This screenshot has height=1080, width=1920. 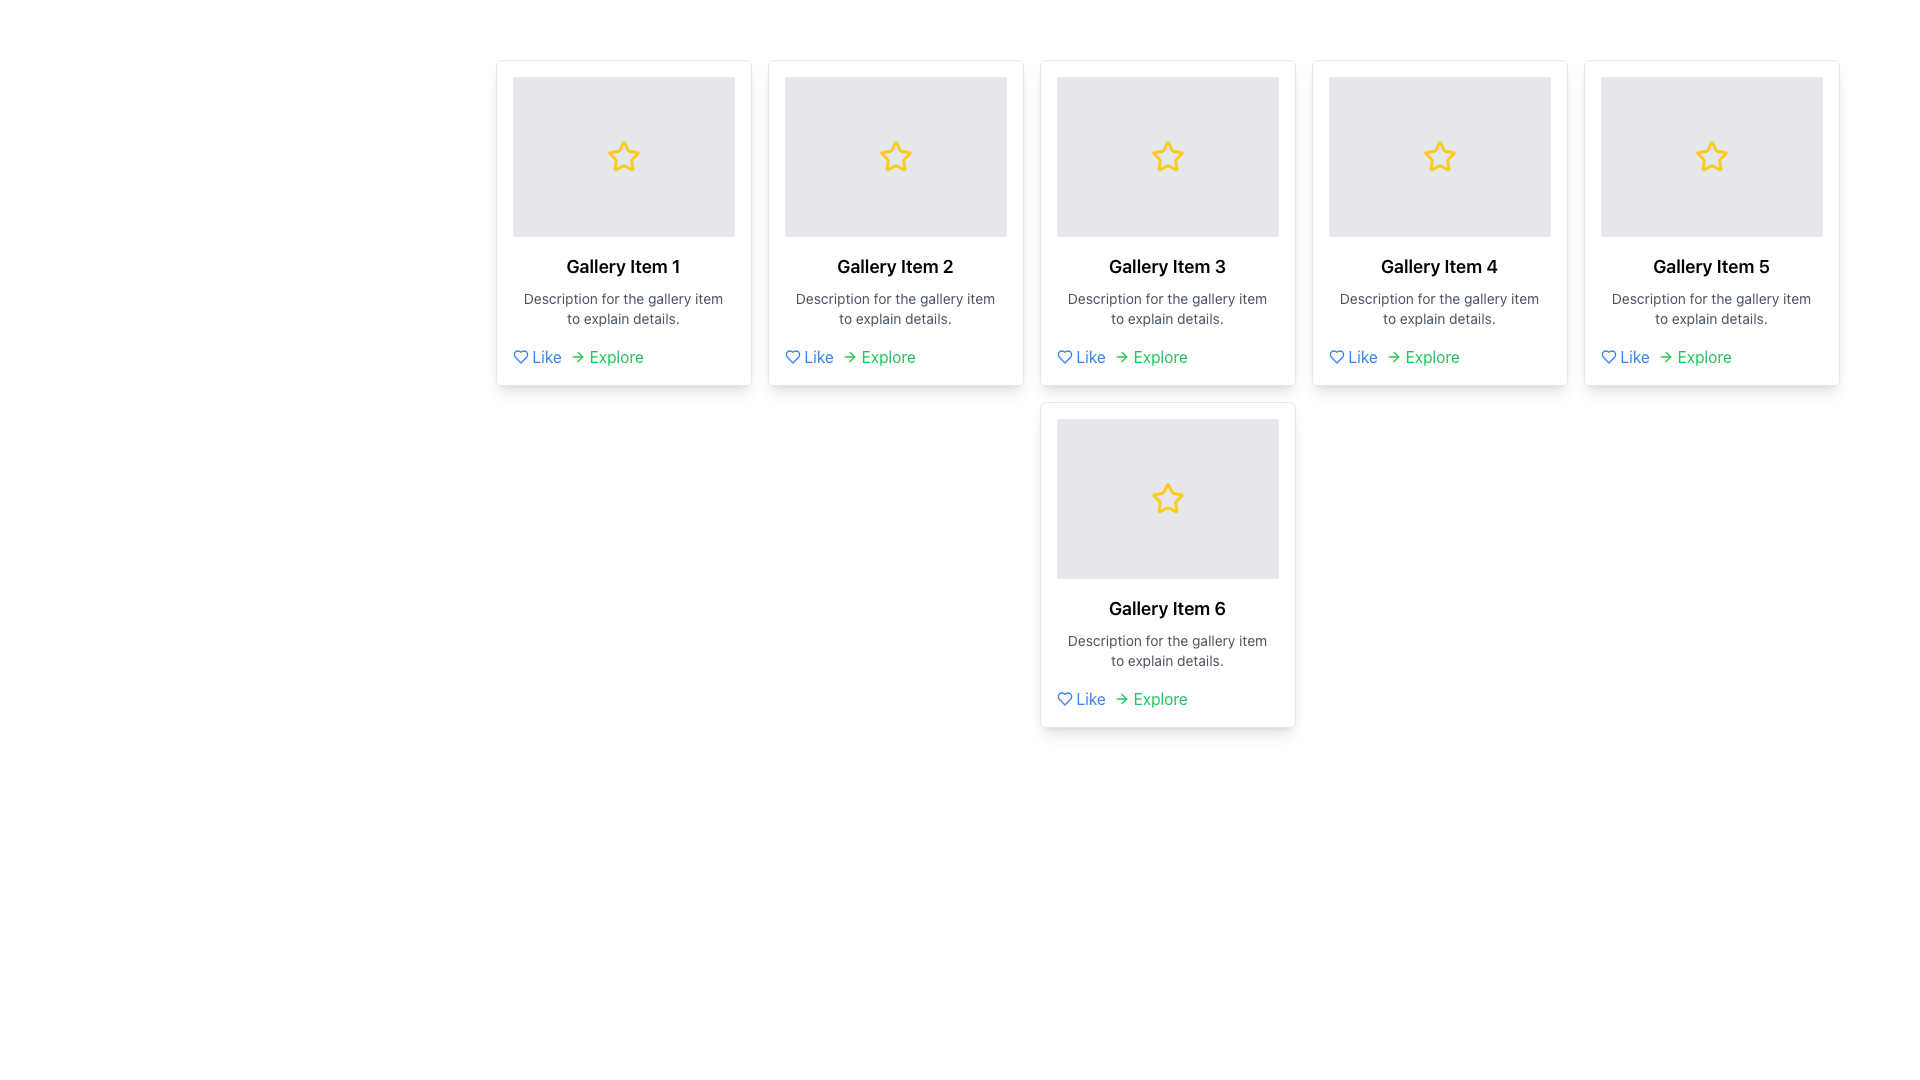 I want to click on the star icon located at the top-center of the third card in the grid layout, so click(x=1167, y=156).